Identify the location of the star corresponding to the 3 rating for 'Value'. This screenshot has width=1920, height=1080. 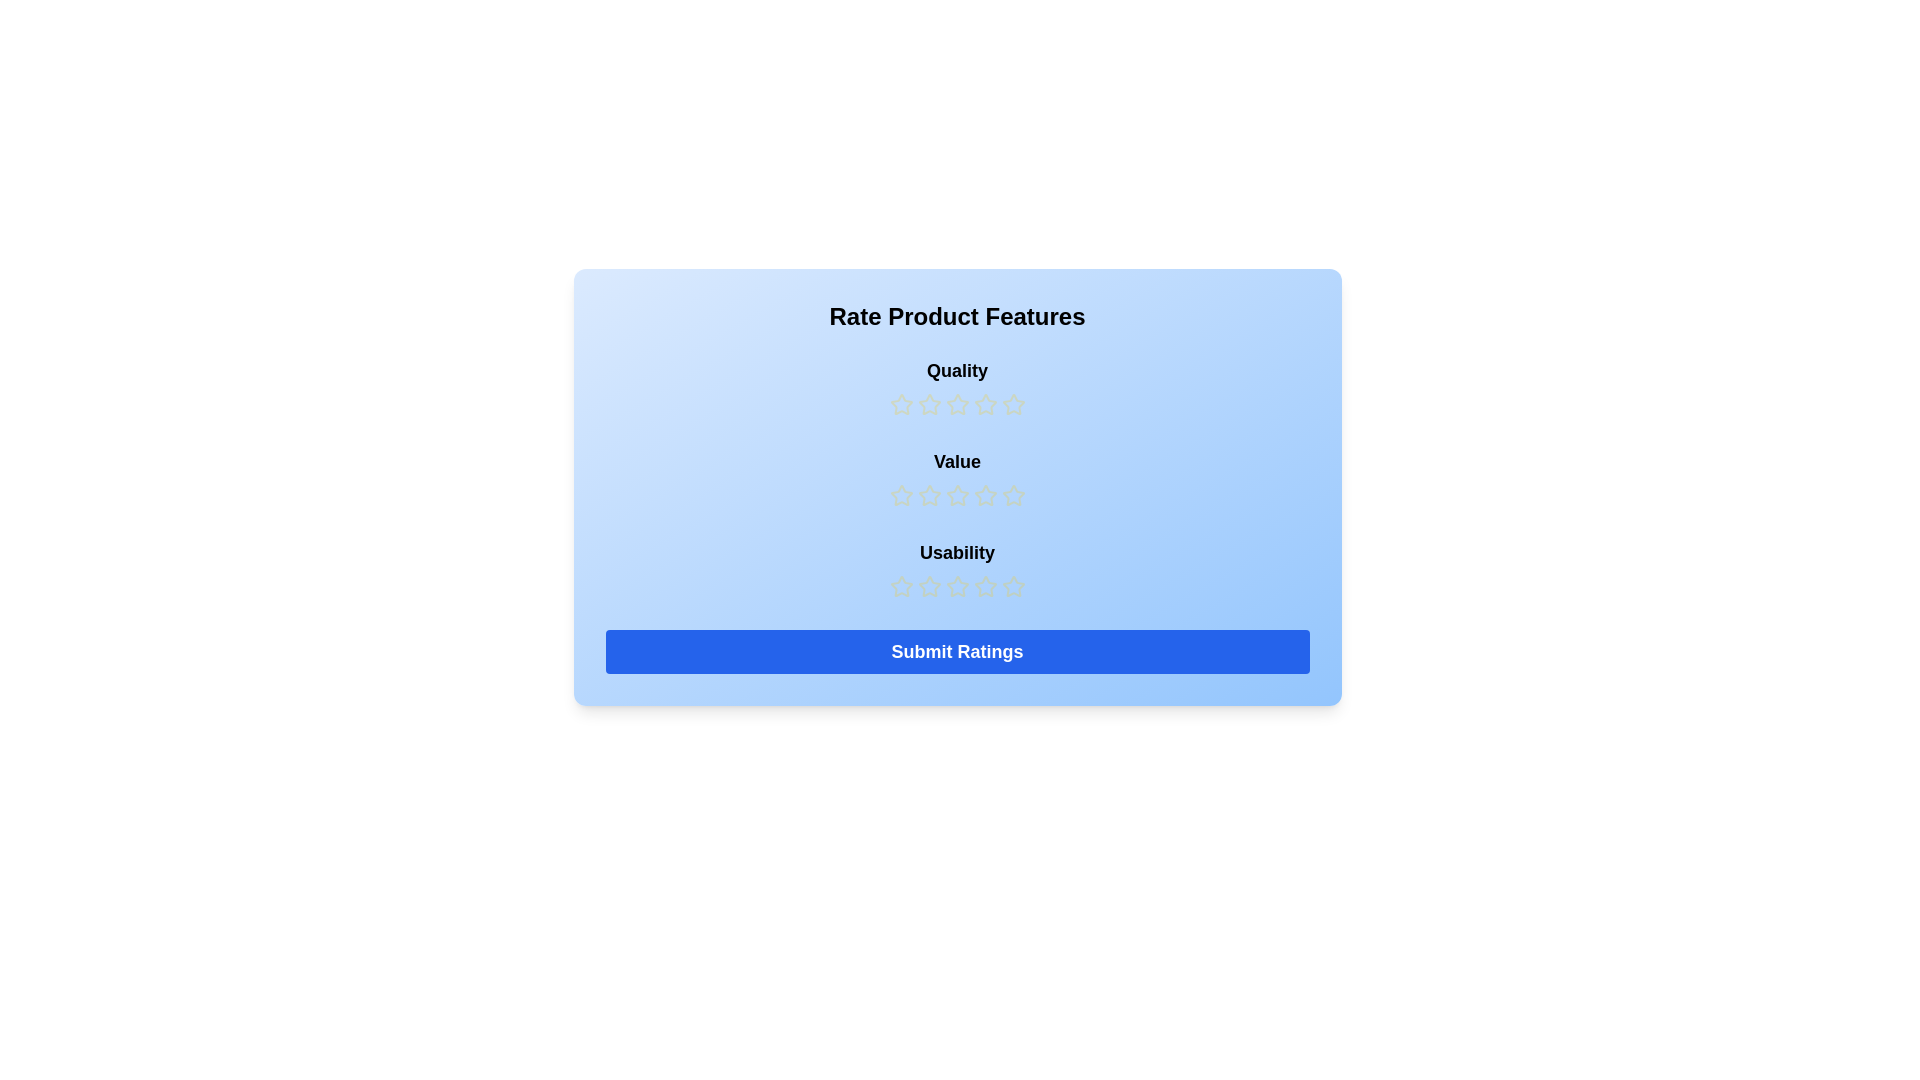
(956, 495).